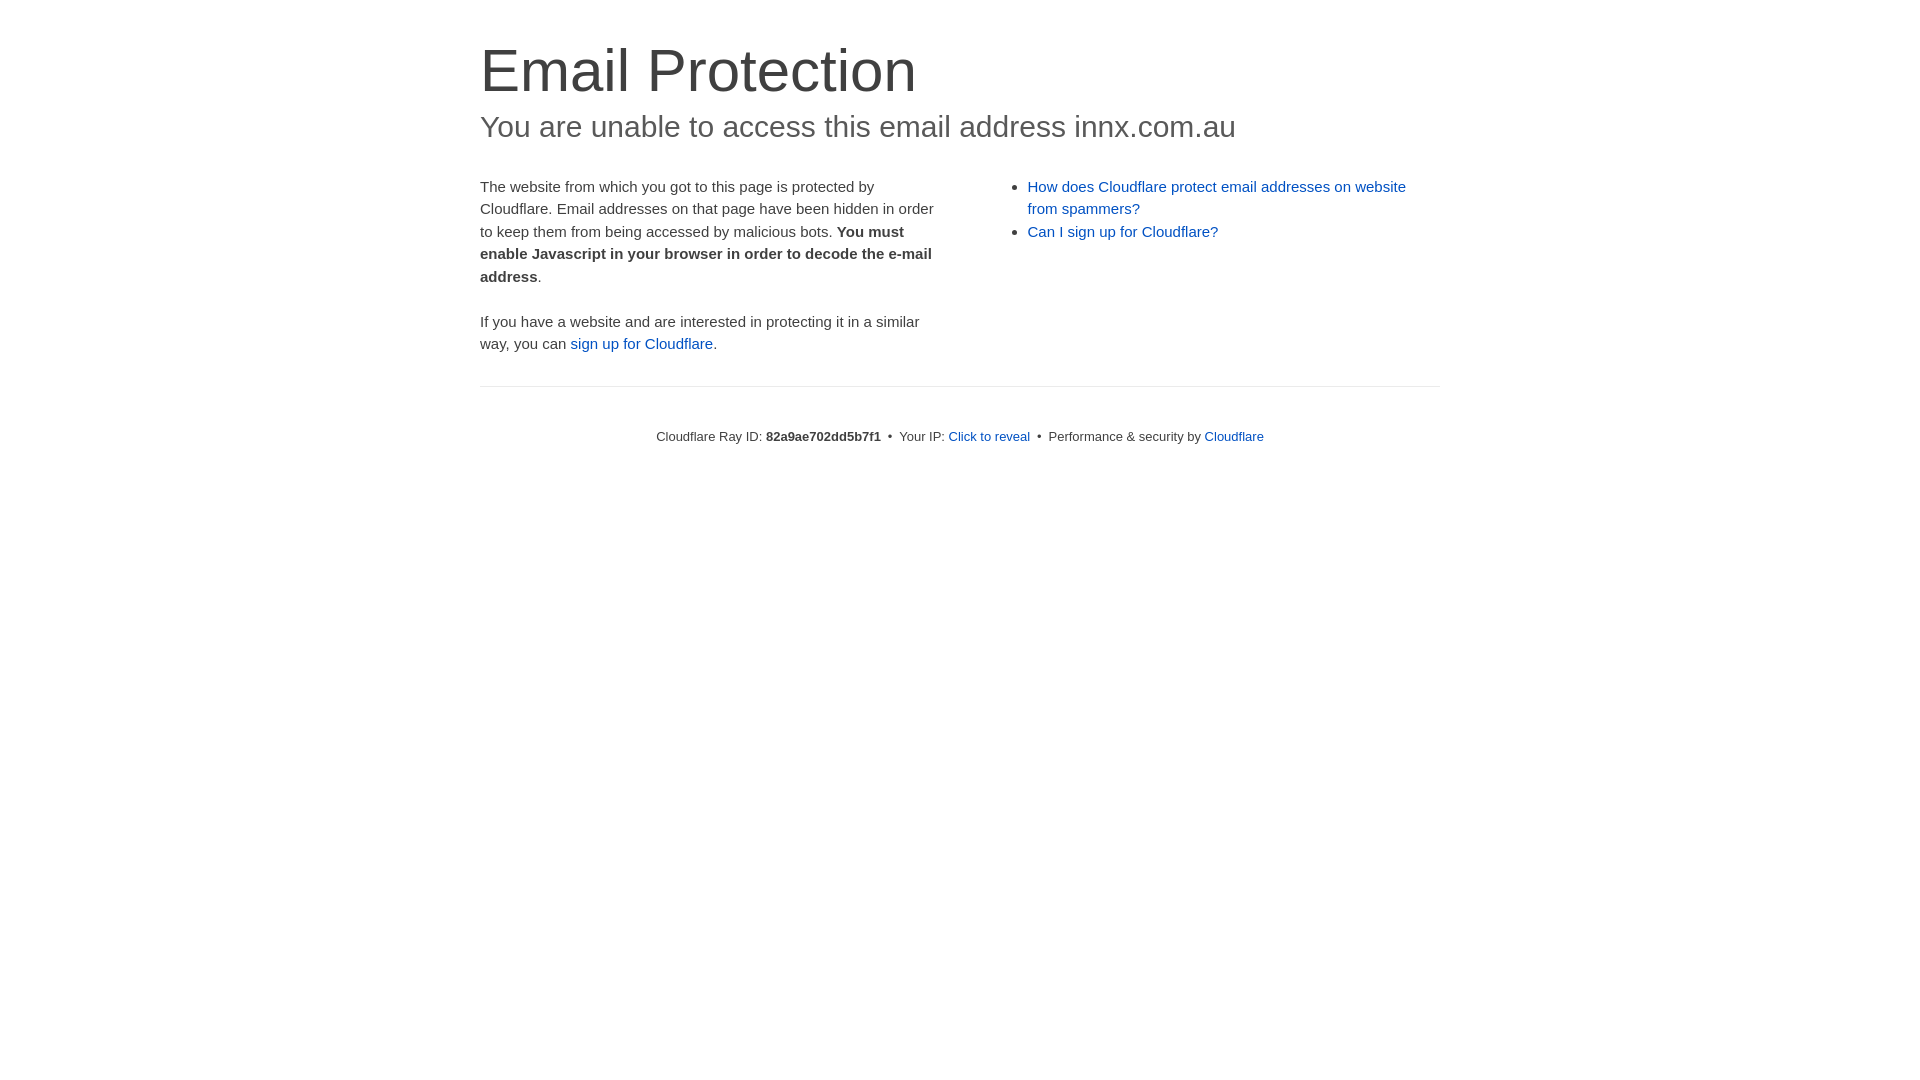 This screenshot has width=1920, height=1080. What do you see at coordinates (642, 342) in the screenshot?
I see `'sign up for Cloudflare'` at bounding box center [642, 342].